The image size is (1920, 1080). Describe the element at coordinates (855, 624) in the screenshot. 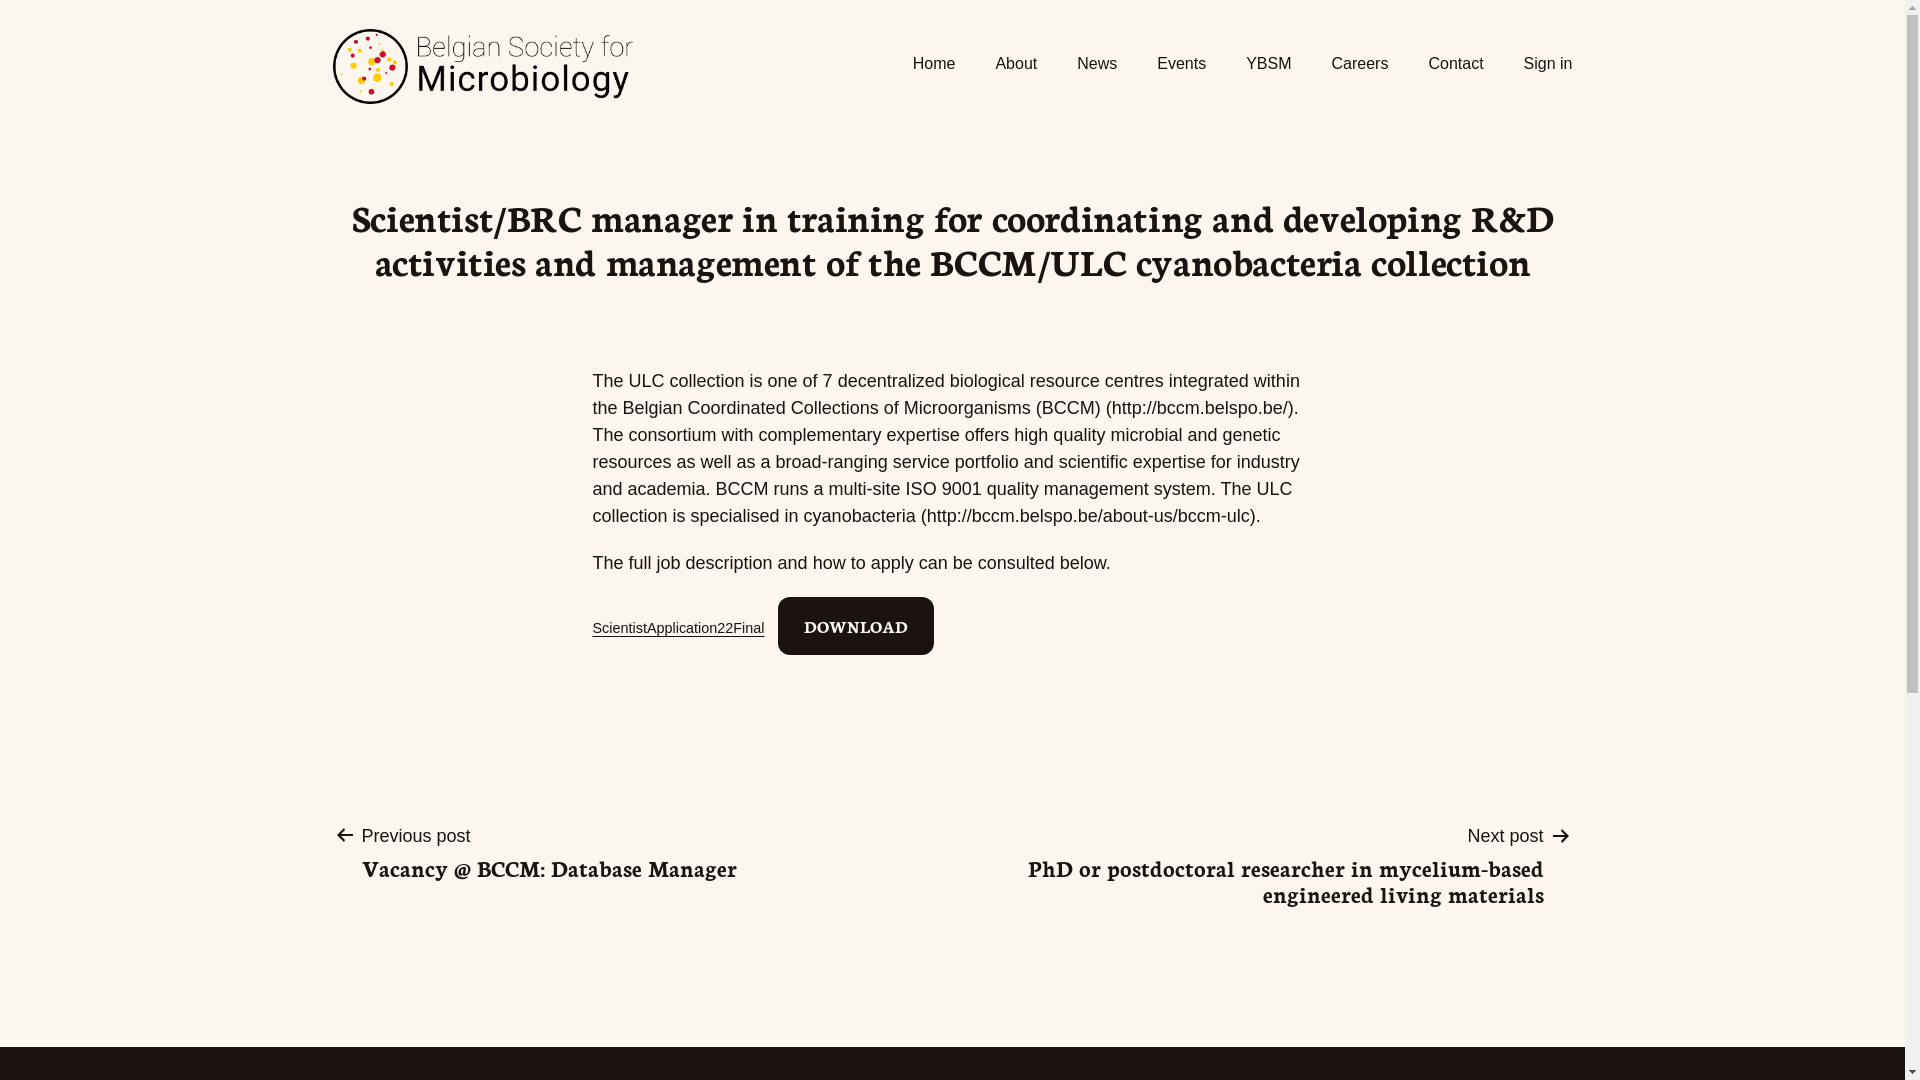

I see `'DOWNLOAD'` at that location.